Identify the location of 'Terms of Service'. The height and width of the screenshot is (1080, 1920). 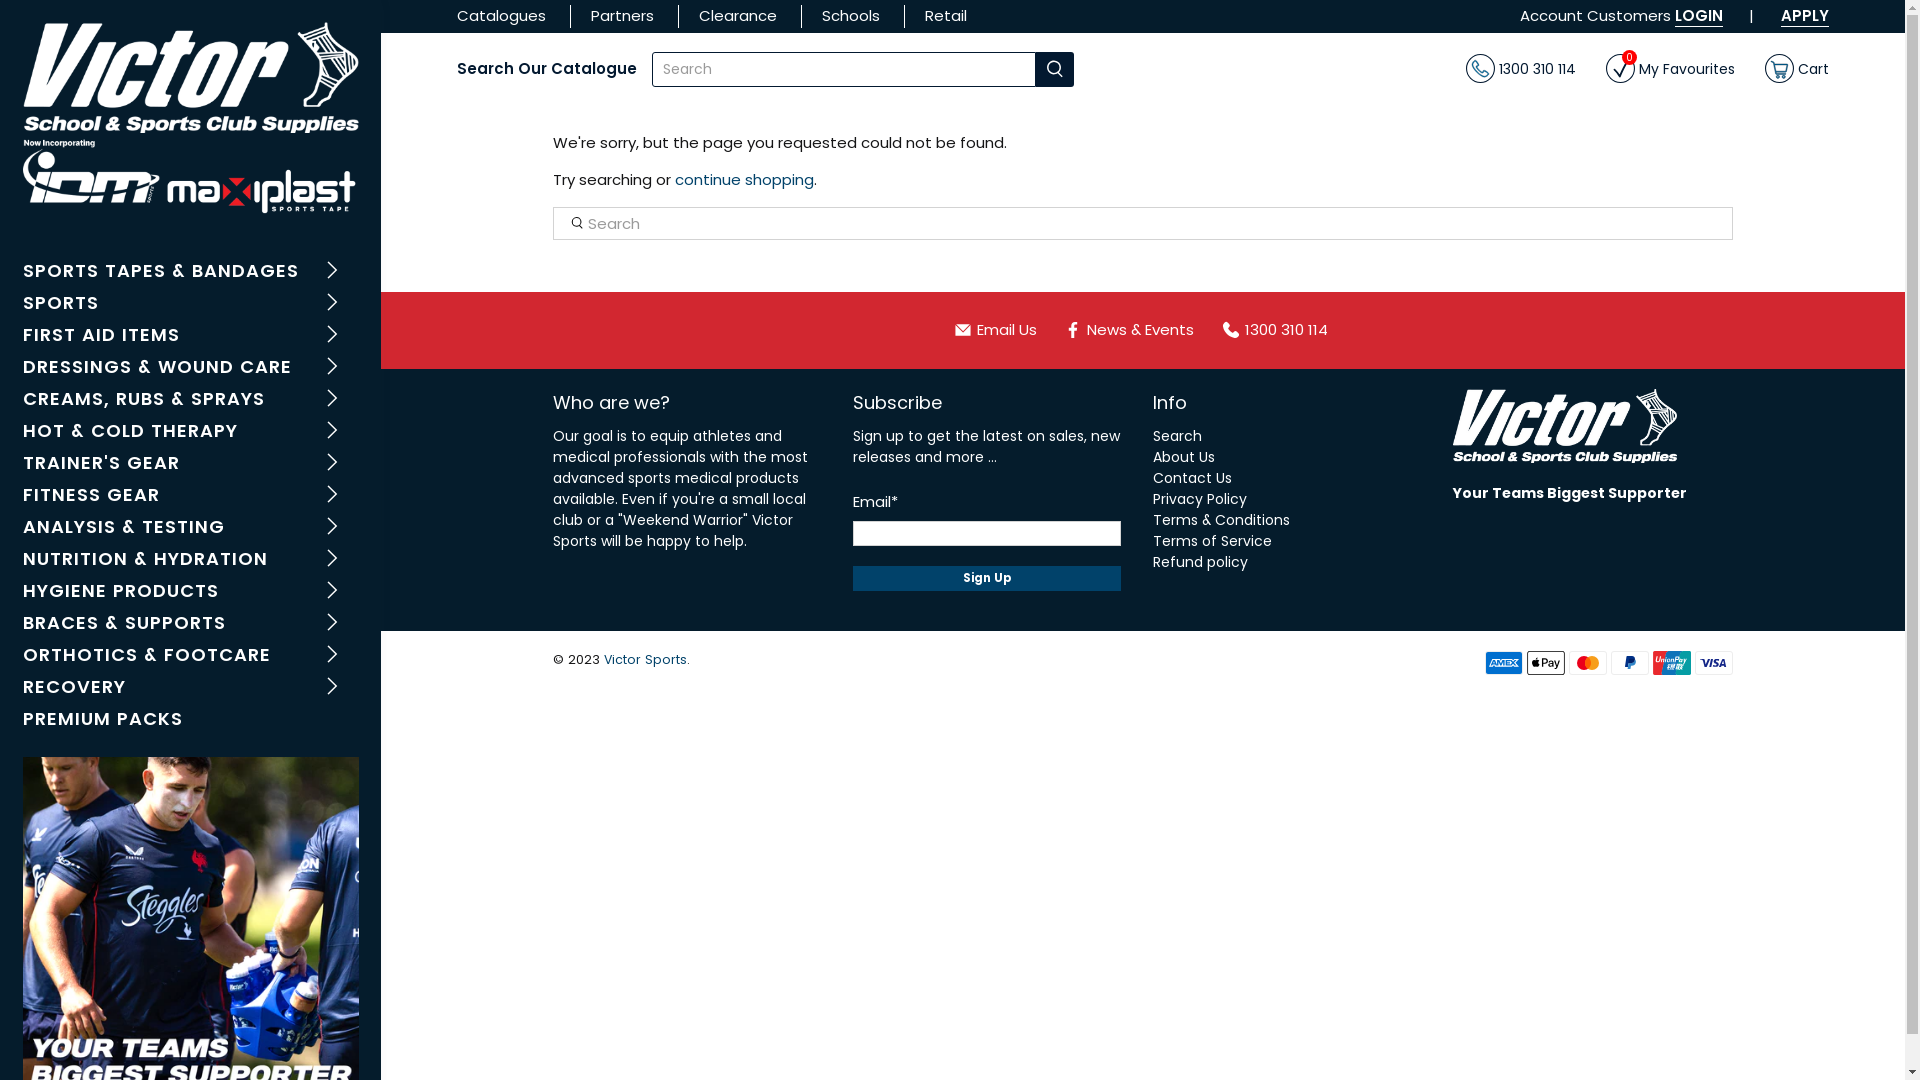
(1211, 540).